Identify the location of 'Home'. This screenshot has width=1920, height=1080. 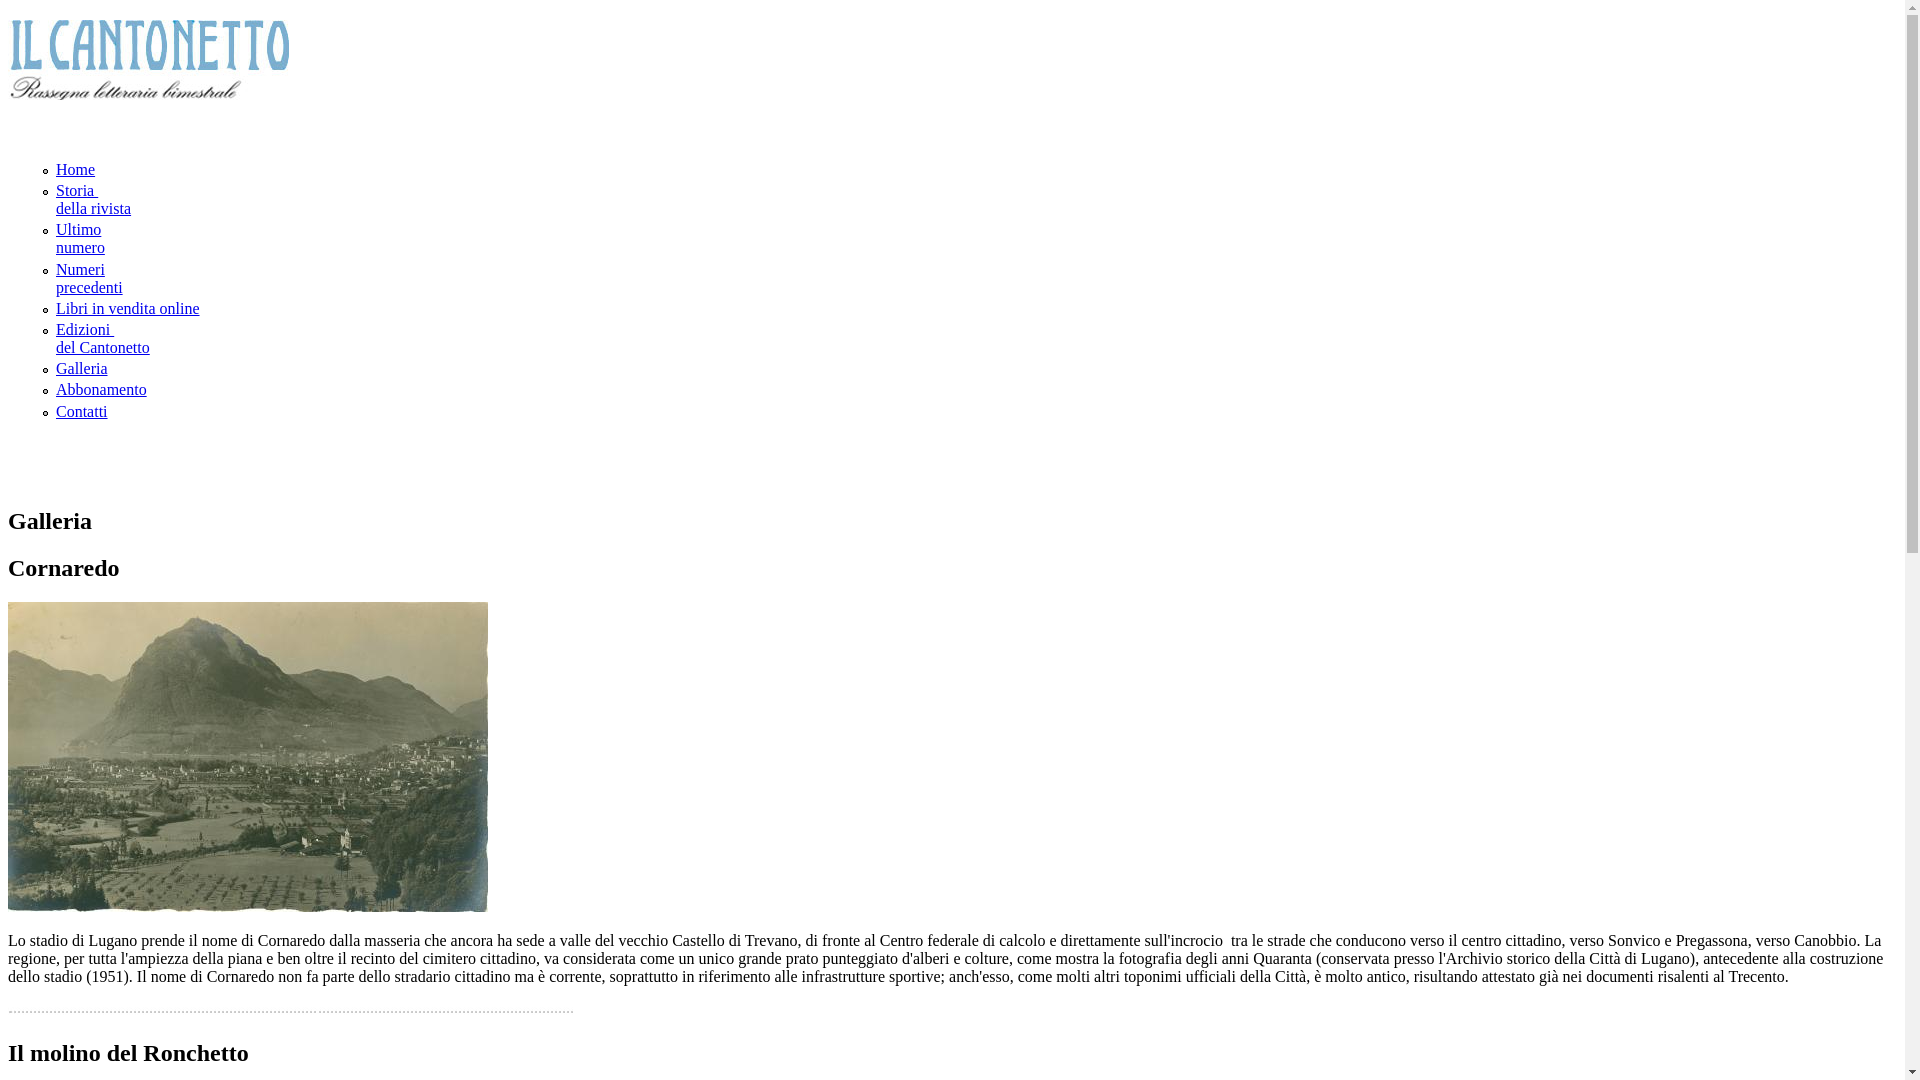
(147, 92).